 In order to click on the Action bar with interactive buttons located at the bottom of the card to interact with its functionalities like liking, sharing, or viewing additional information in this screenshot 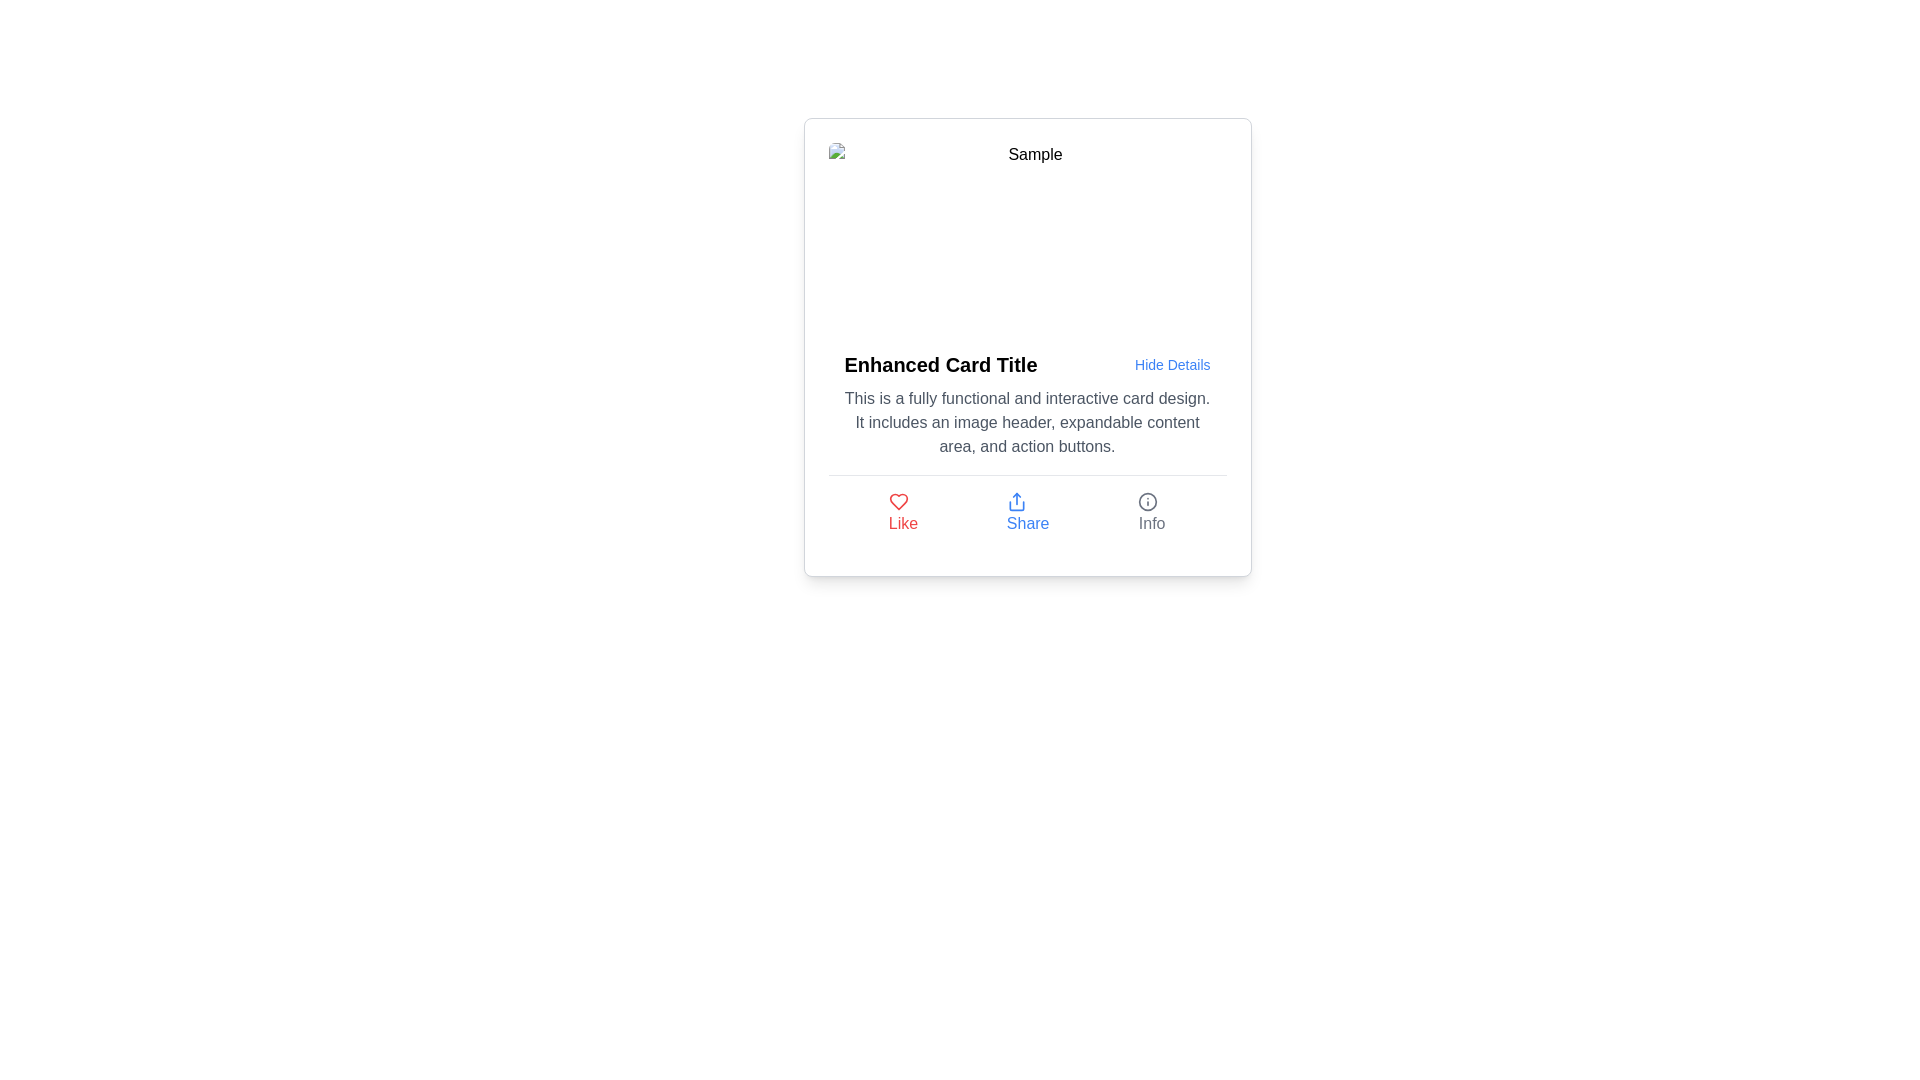, I will do `click(1027, 512)`.